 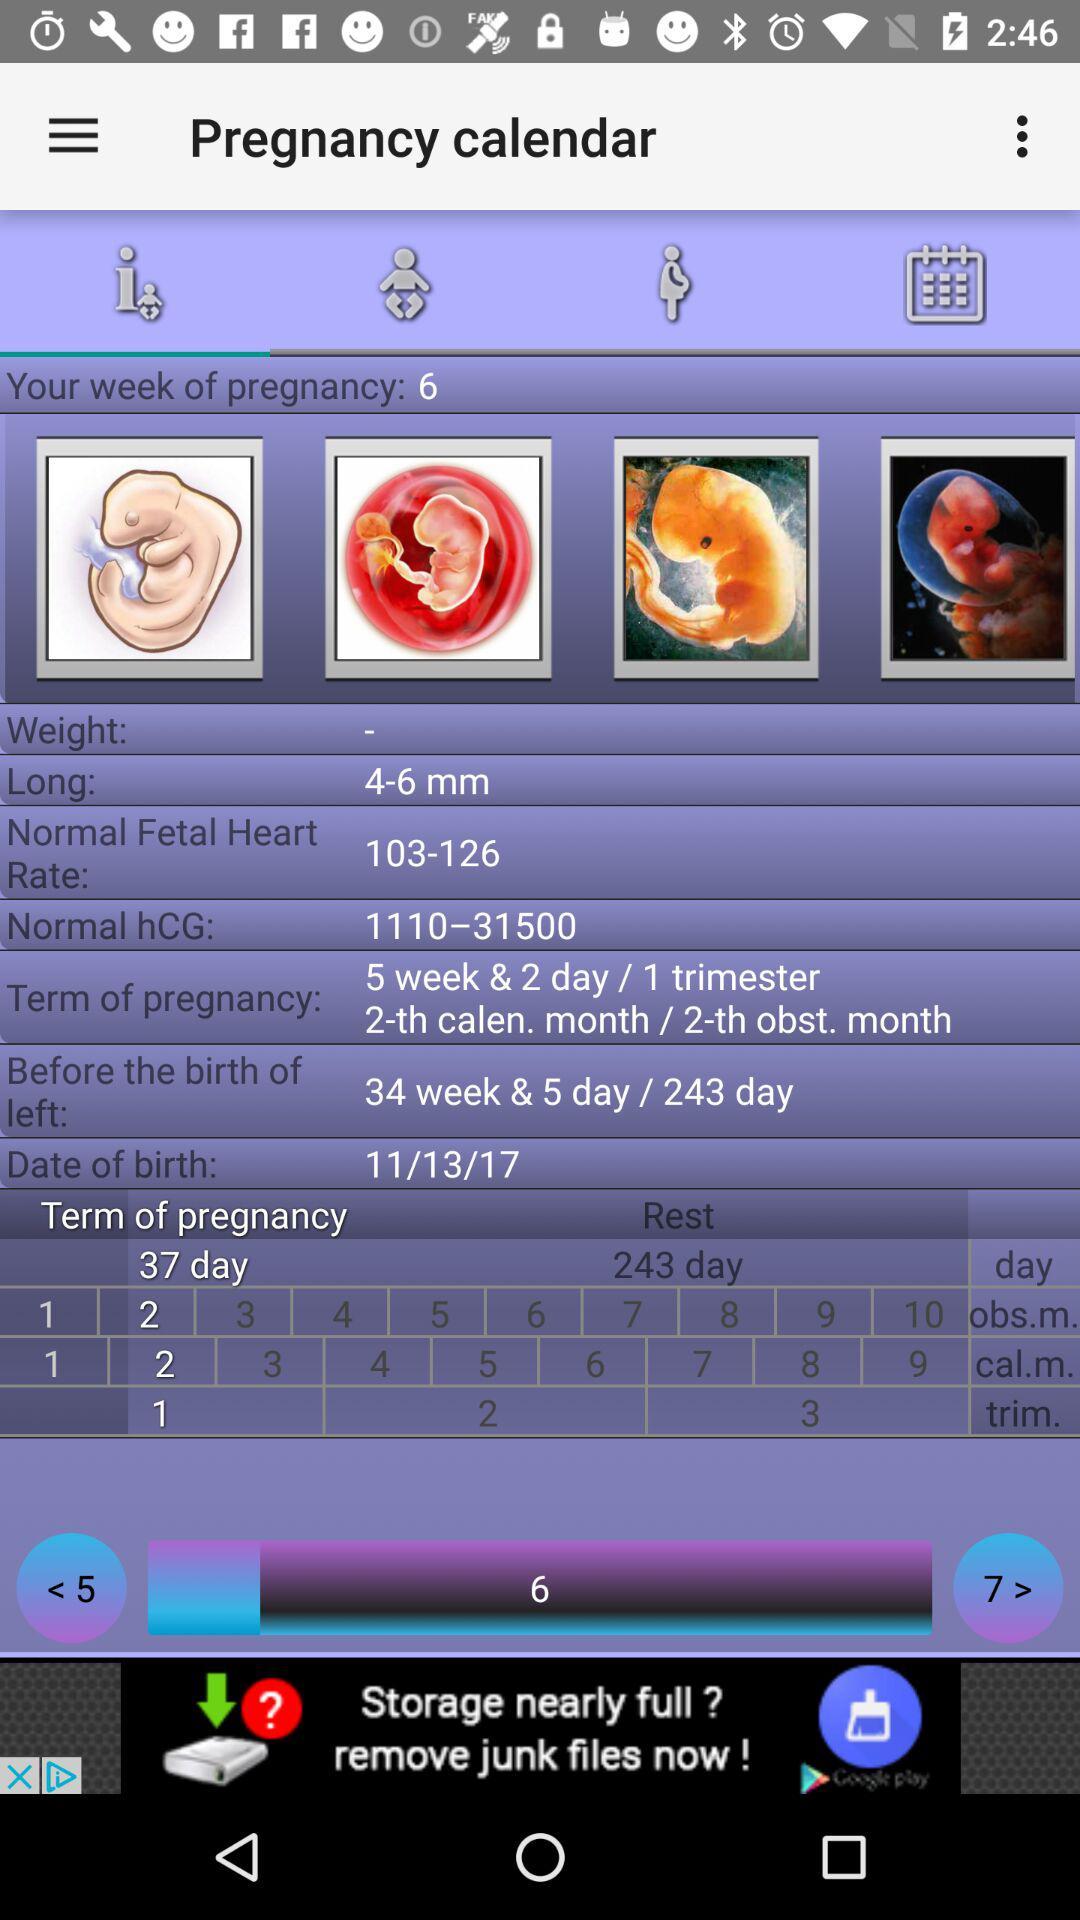 I want to click on pregnancy terms, so click(x=148, y=558).